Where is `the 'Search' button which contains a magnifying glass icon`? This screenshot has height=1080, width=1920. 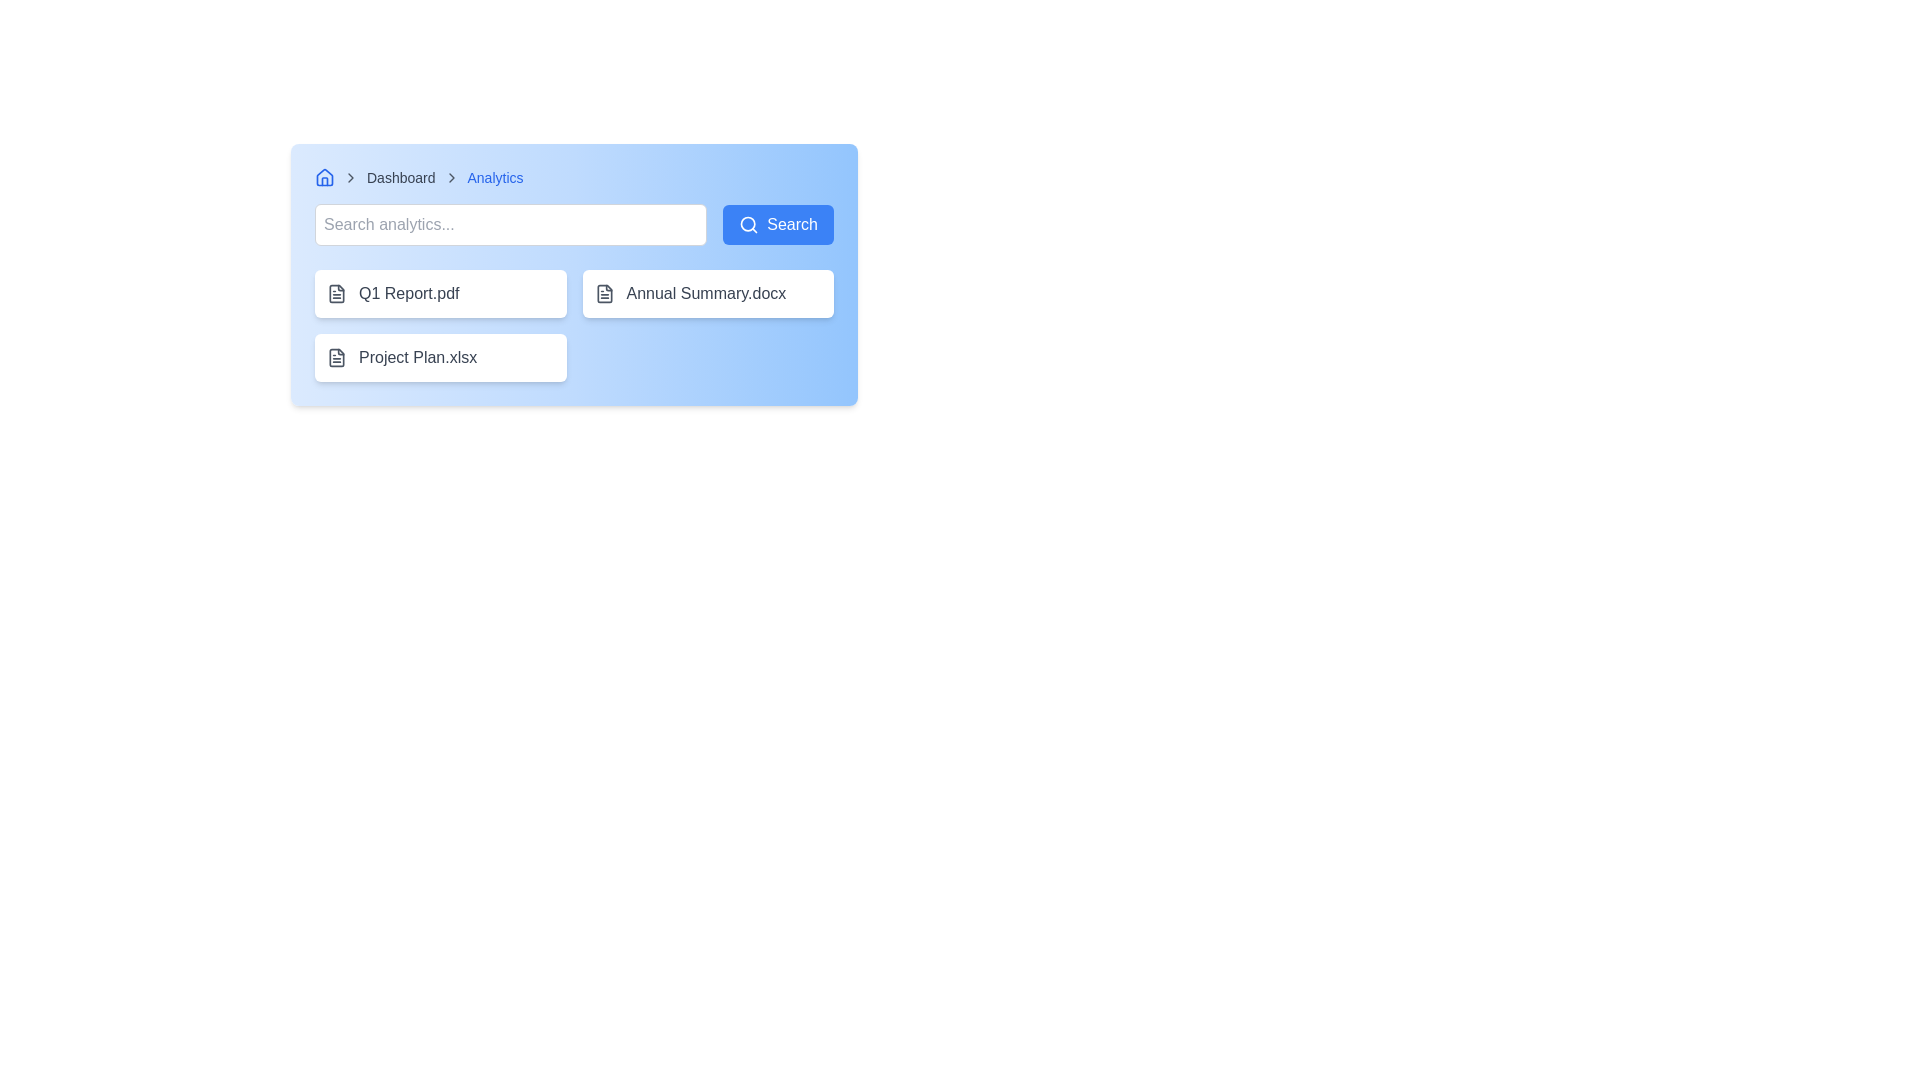 the 'Search' button which contains a magnifying glass icon is located at coordinates (748, 224).